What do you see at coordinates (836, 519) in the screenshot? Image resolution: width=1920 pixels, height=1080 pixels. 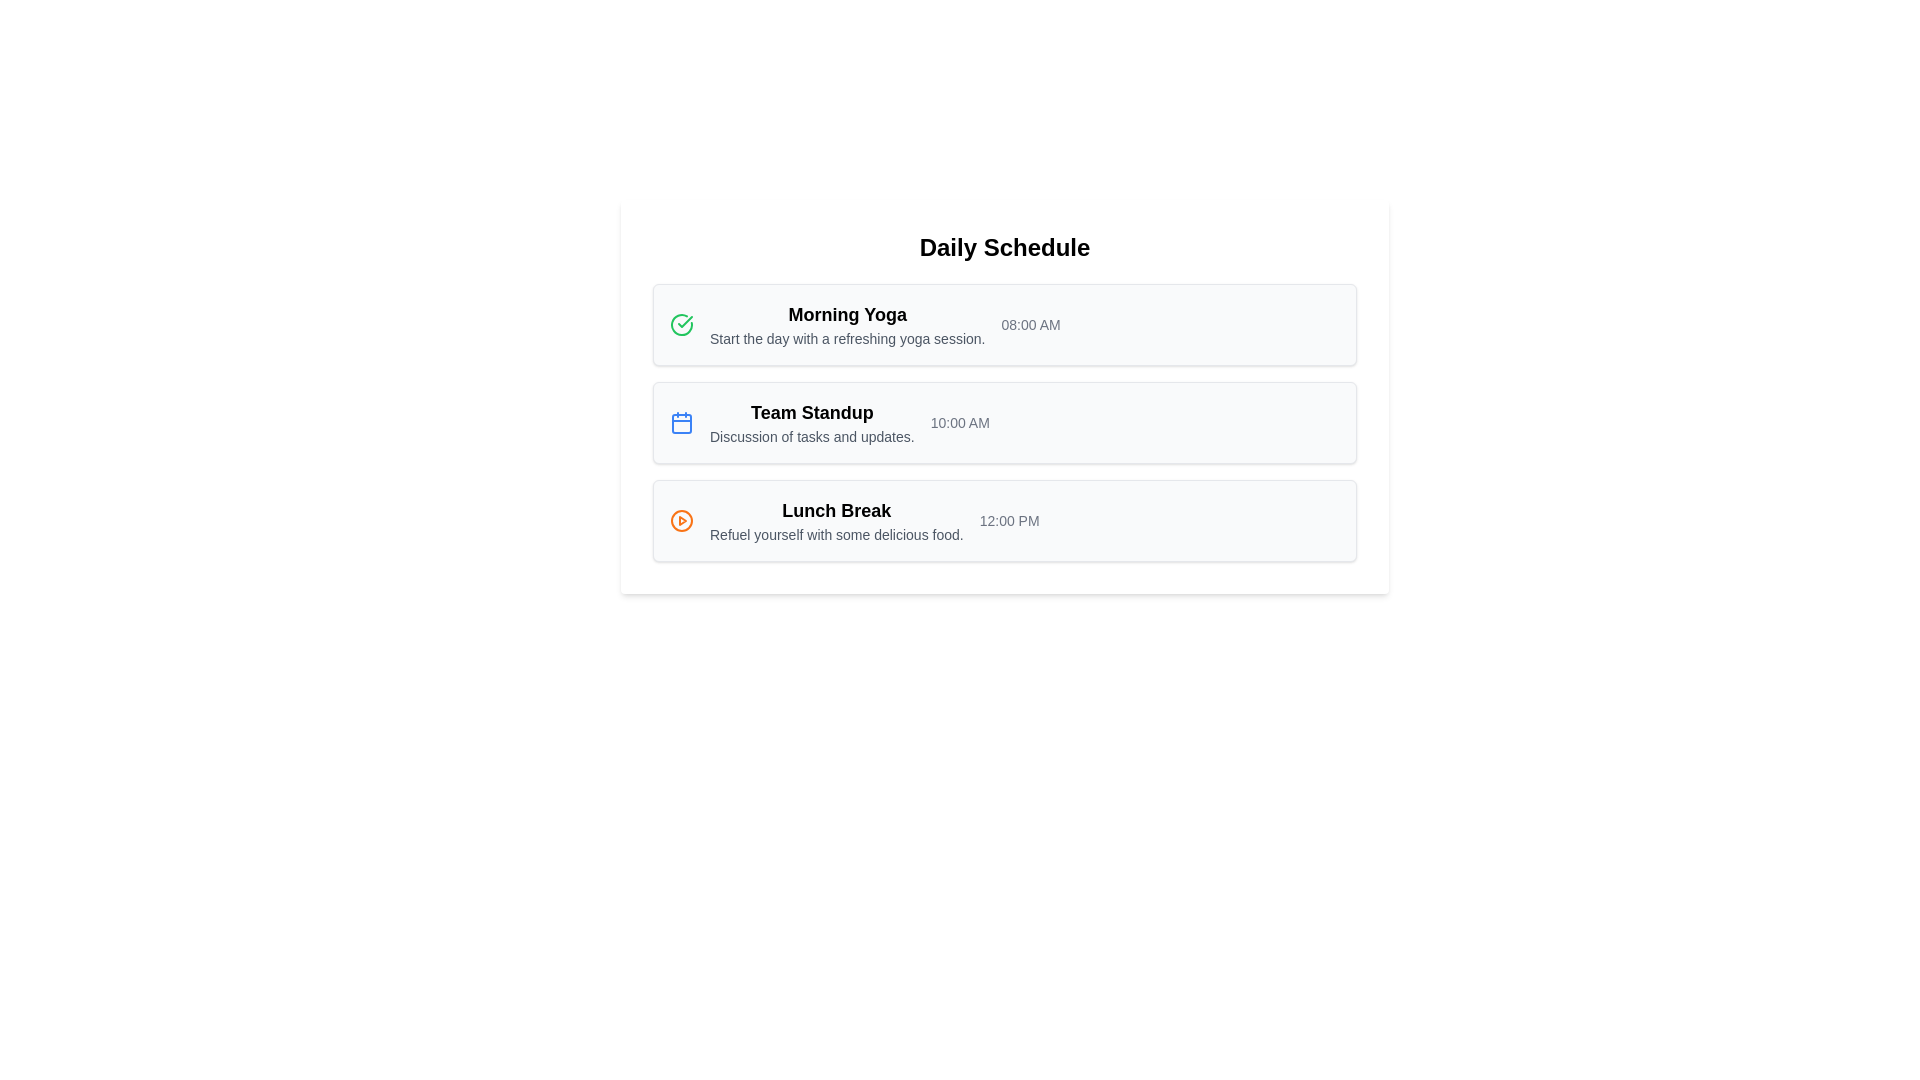 I see `the third entry in the daily schedule, titled 'Lunch Break'` at bounding box center [836, 519].